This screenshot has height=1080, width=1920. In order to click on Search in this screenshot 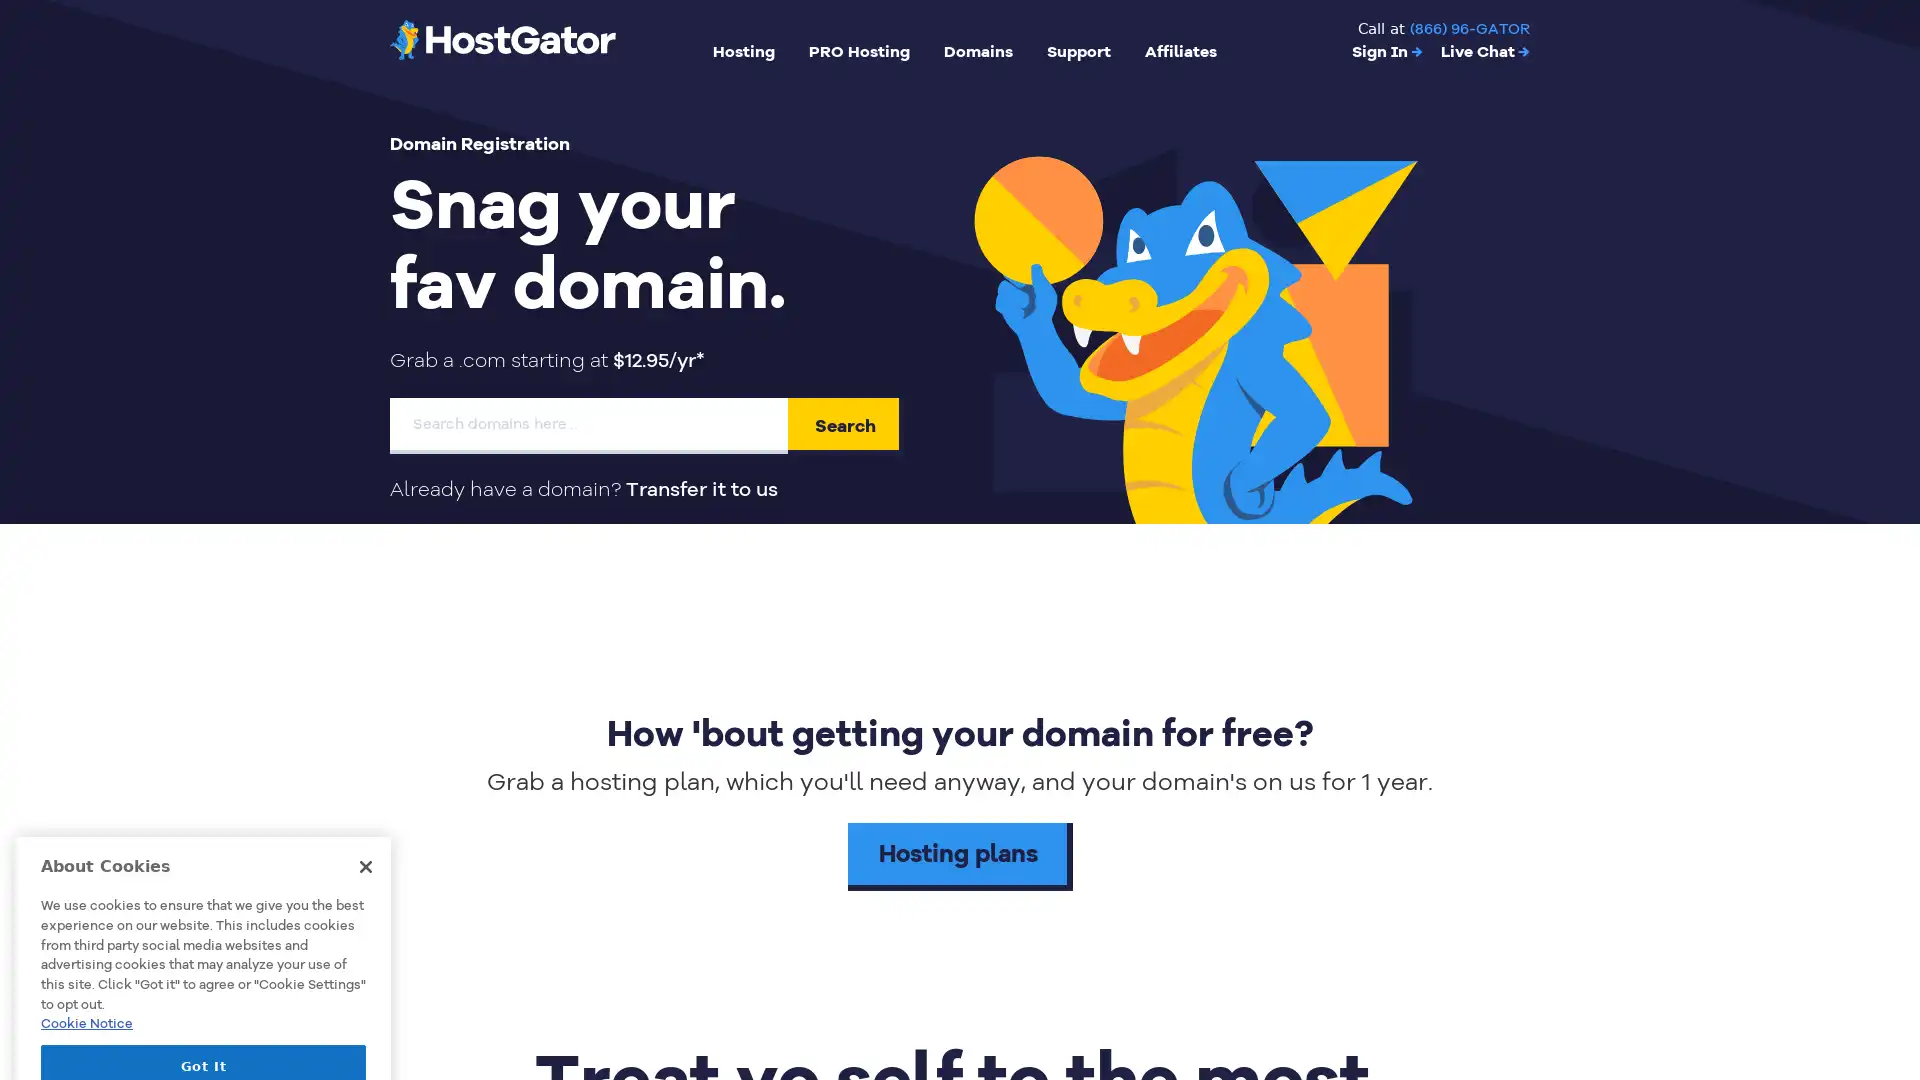, I will do `click(845, 424)`.